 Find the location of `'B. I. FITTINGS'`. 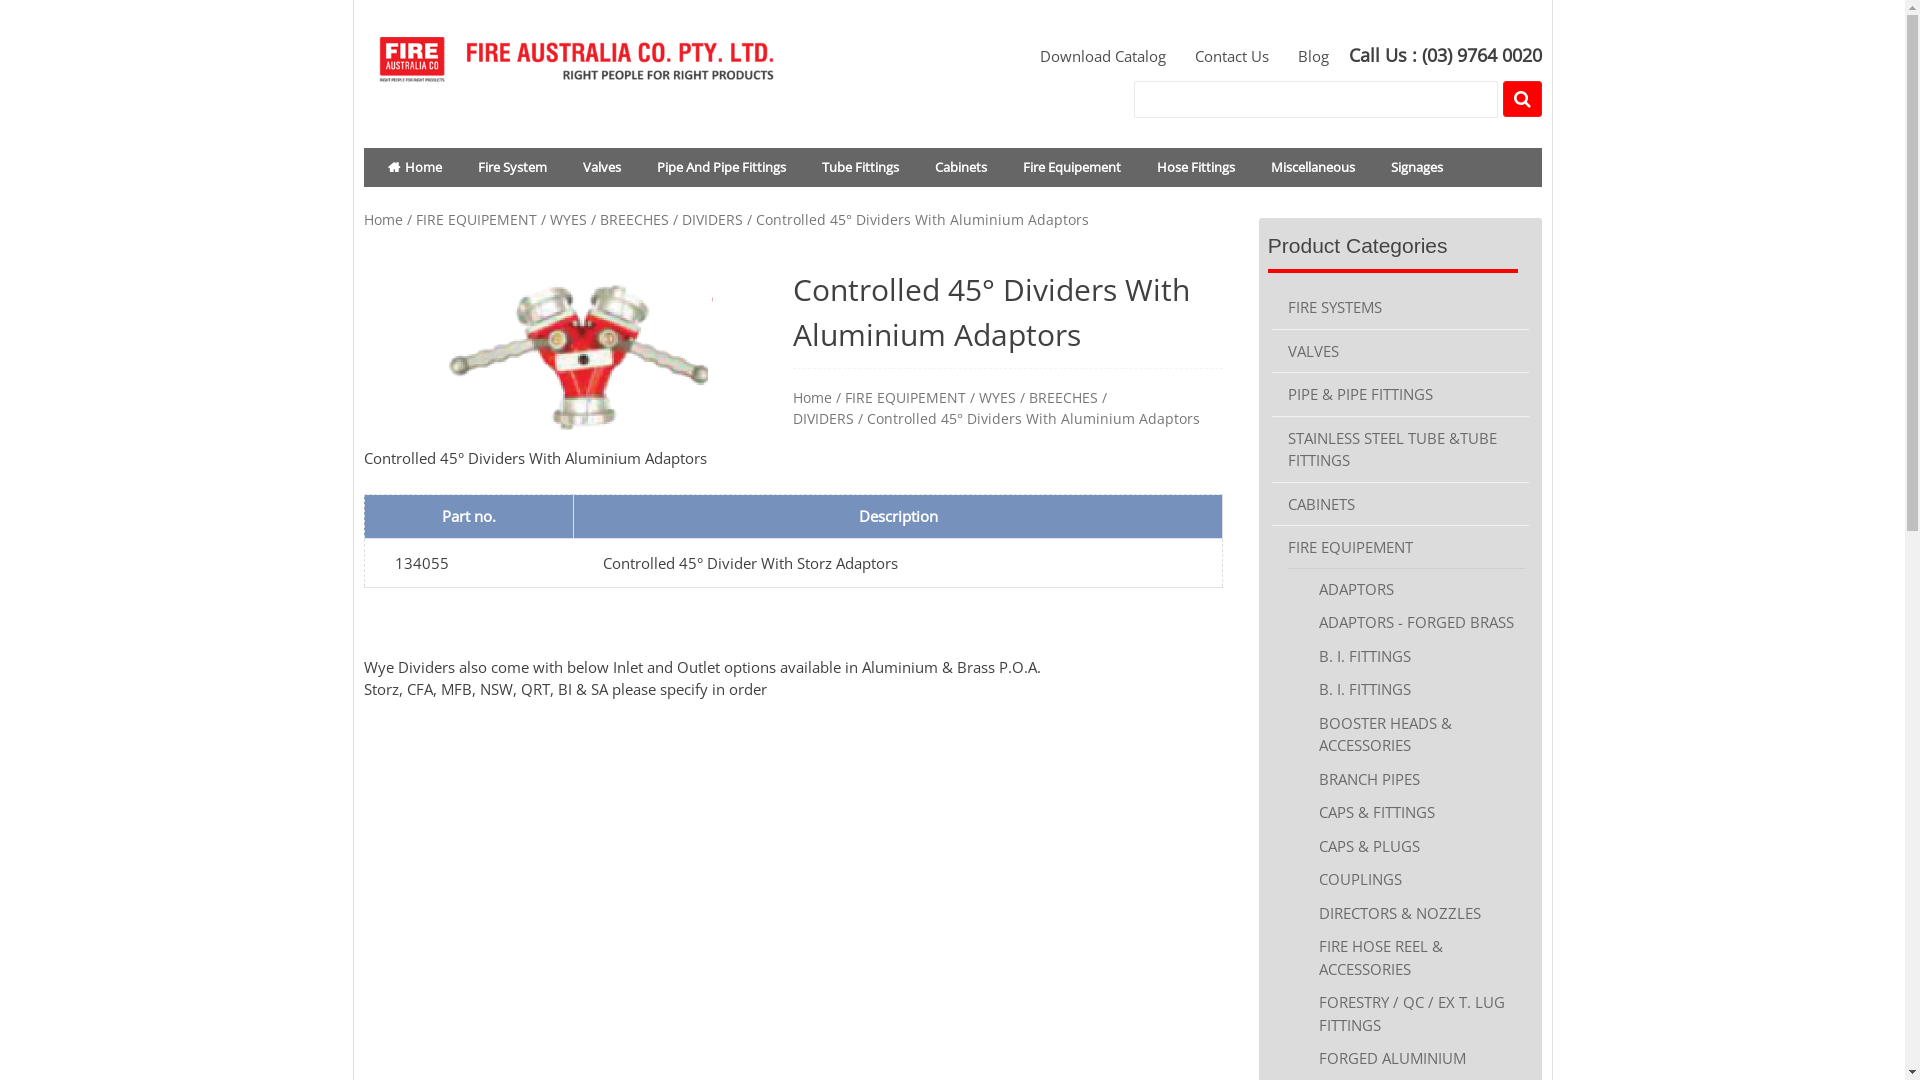

'B. I. FITTINGS' is located at coordinates (1363, 688).